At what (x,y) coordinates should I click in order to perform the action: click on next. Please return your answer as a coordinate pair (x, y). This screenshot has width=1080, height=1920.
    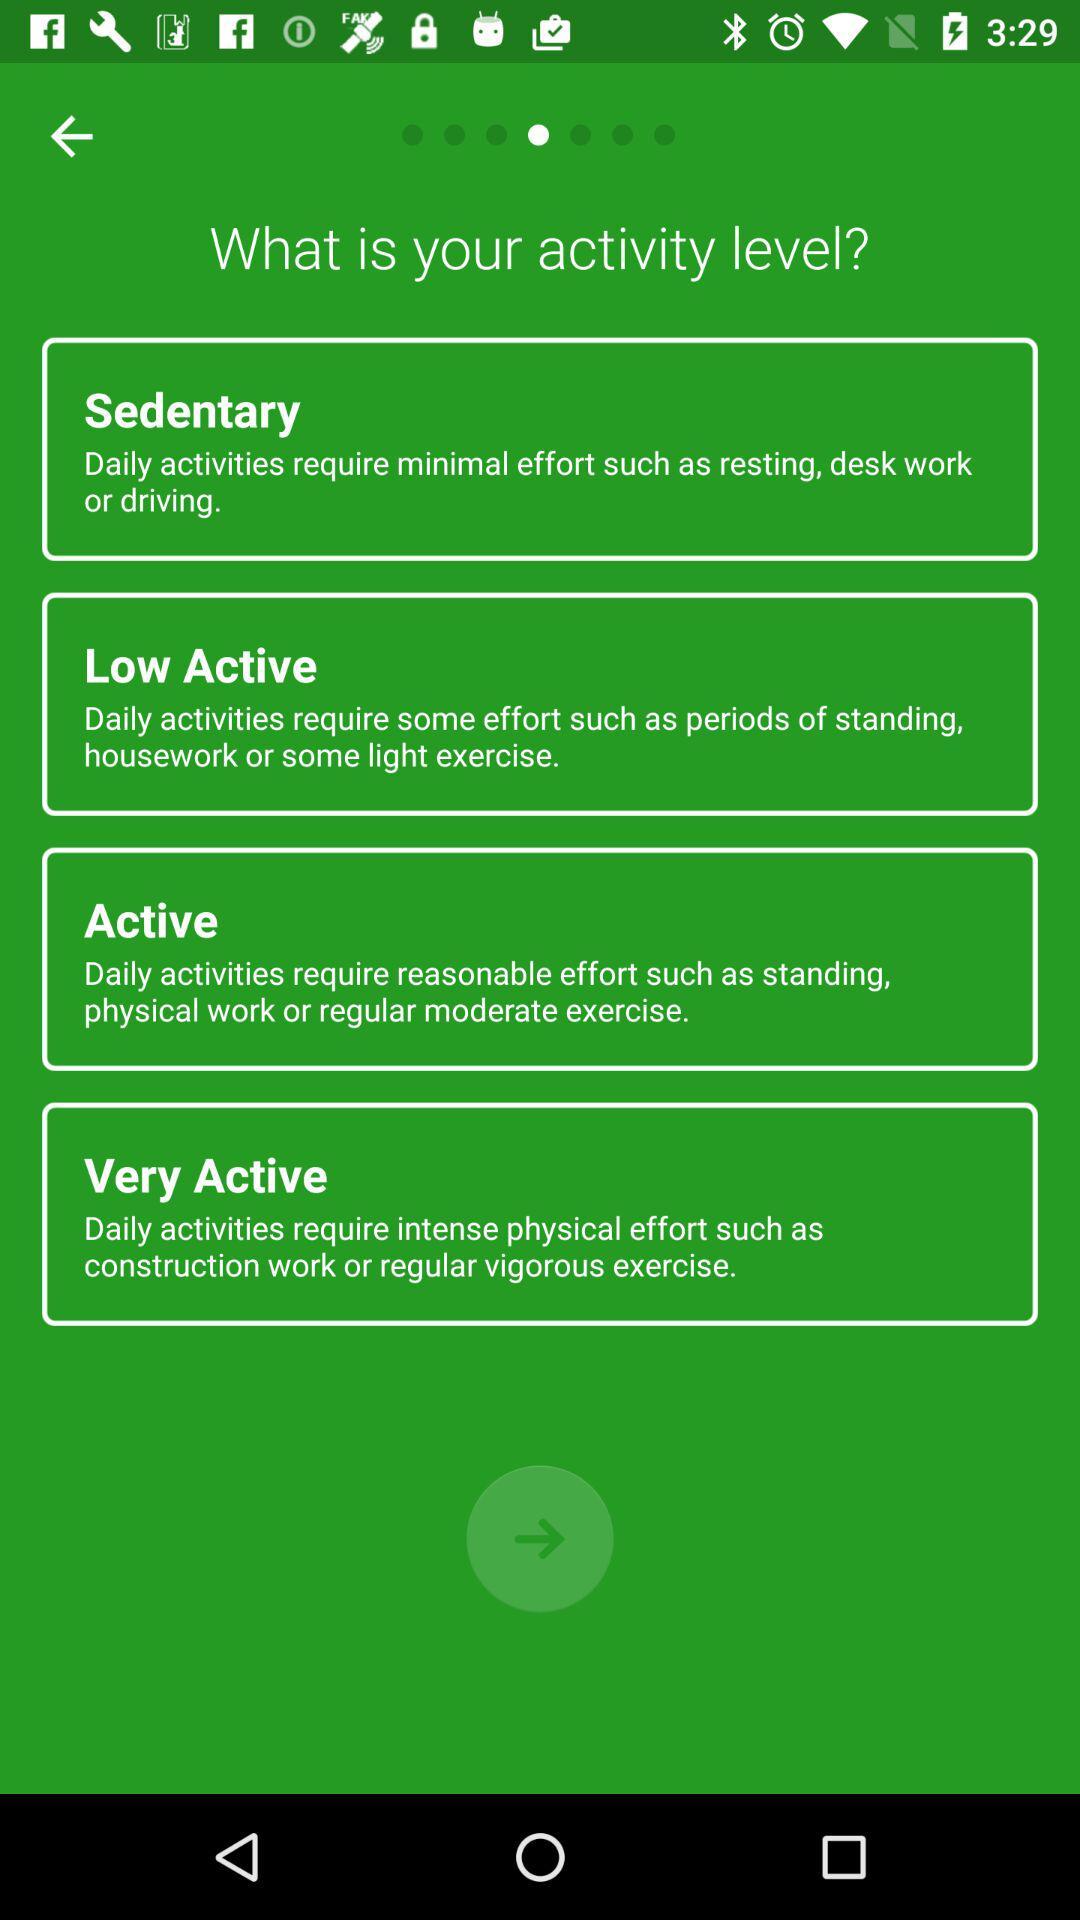
    Looking at the image, I should click on (540, 1538).